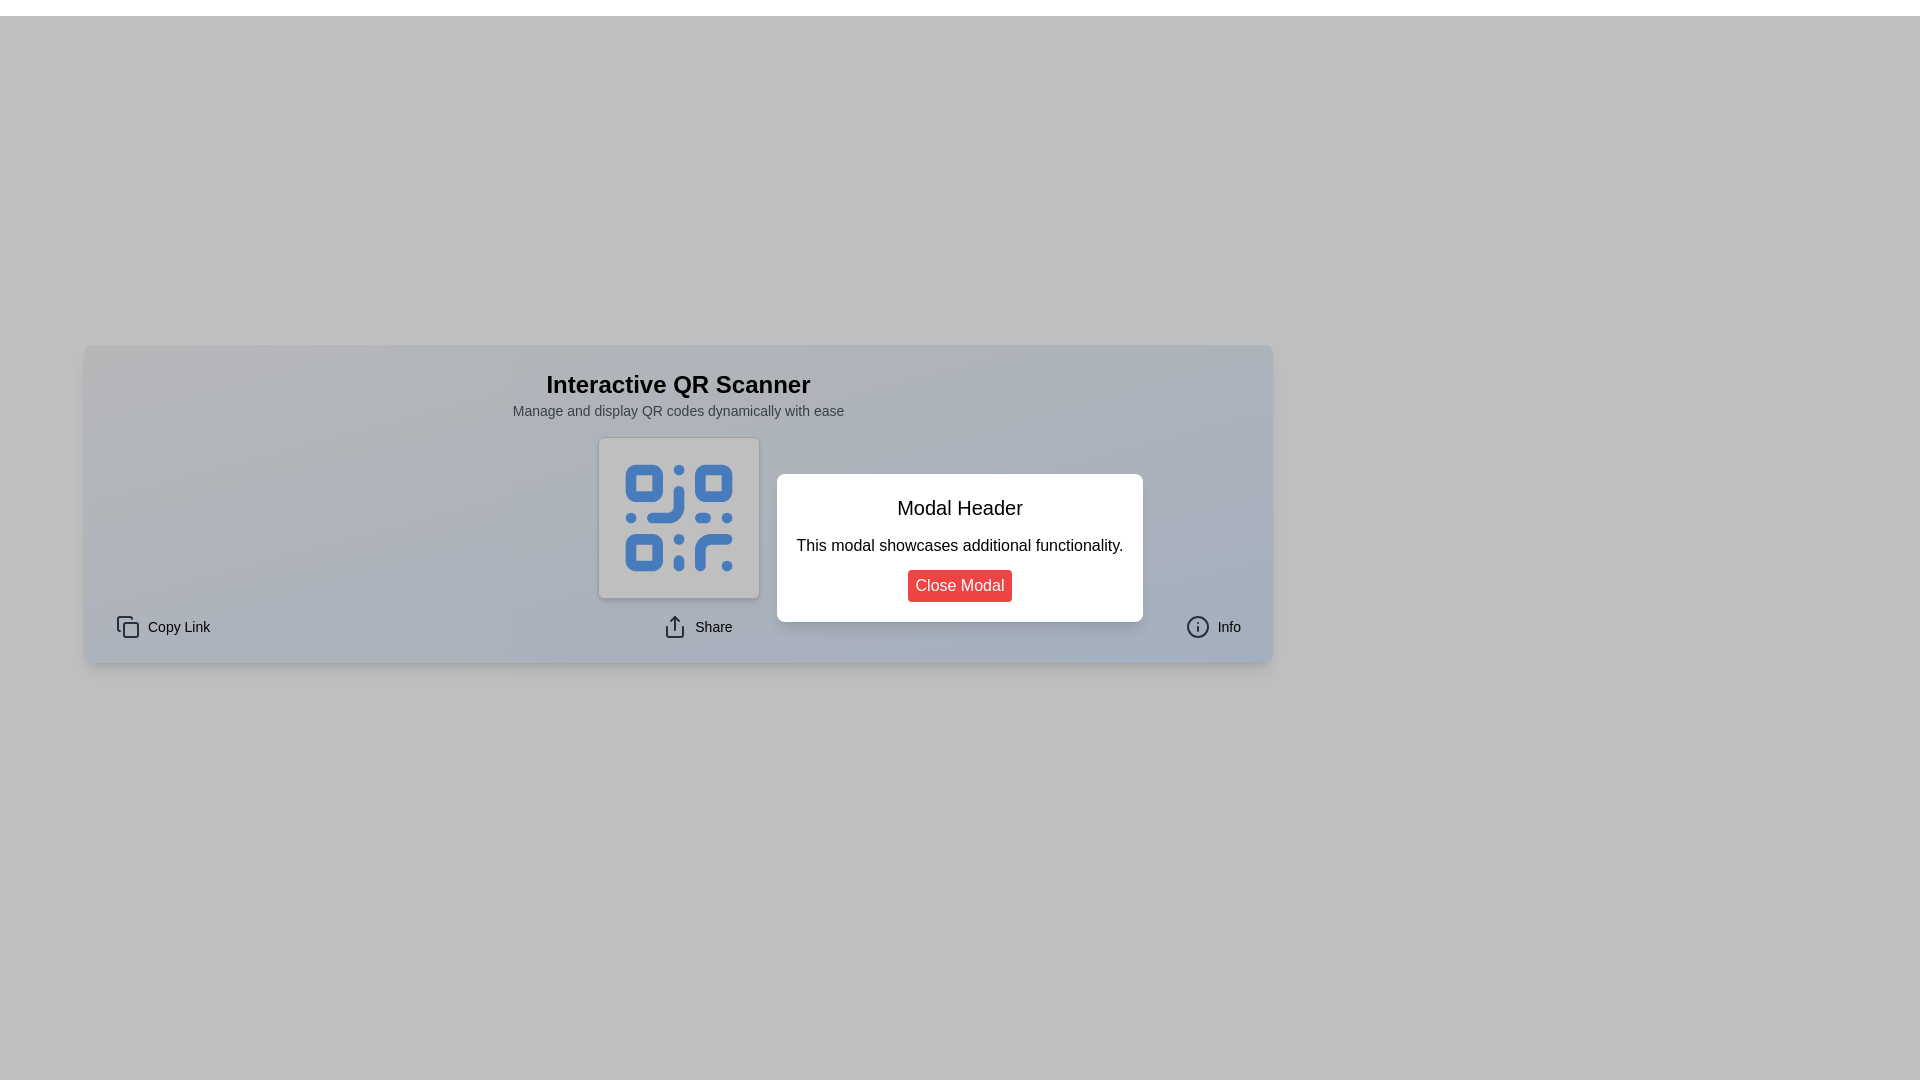 This screenshot has width=1920, height=1080. Describe the element at coordinates (1212, 626) in the screenshot. I see `the Info button with an icon and text, which has a gray information icon and the word 'Info' next to it, located at the far right of the horizontal row of options` at that location.